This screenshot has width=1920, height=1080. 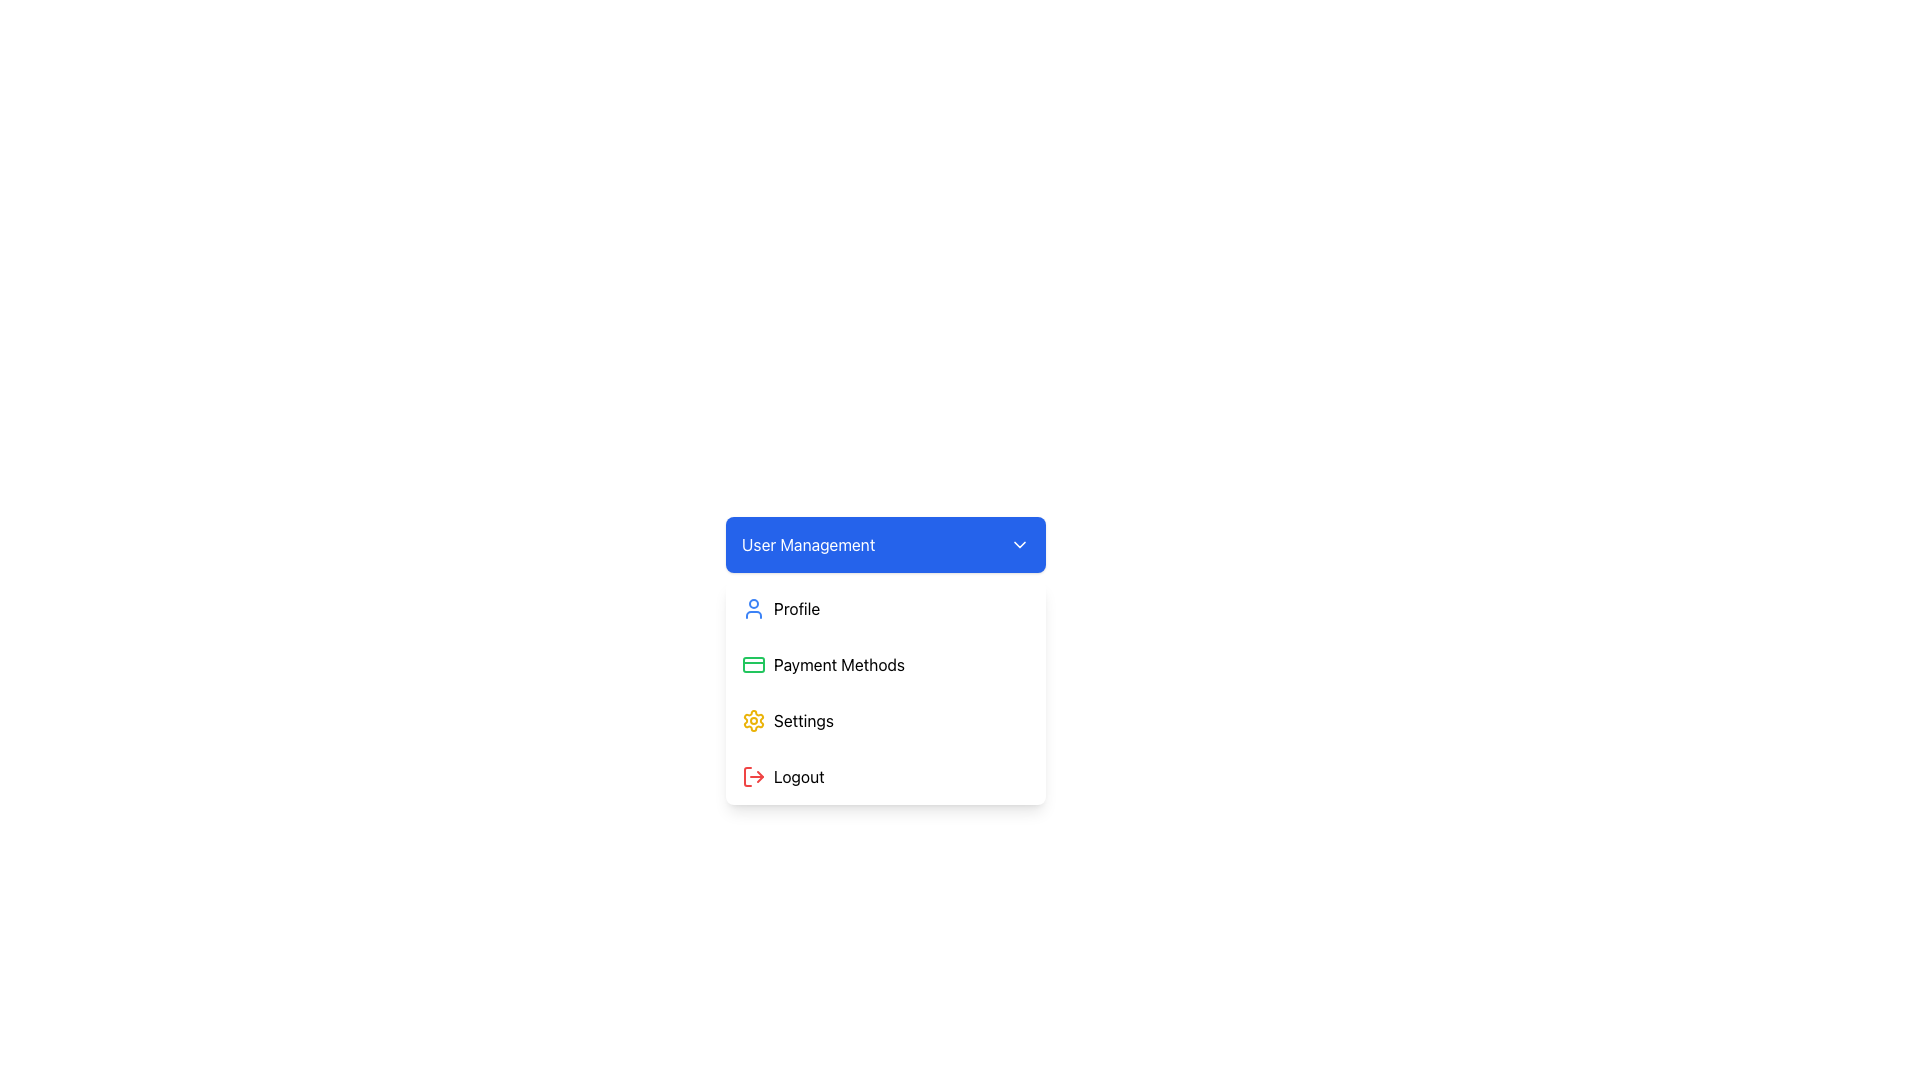 I want to click on the 'Payment Methods' text label within the dropdown menu under 'User Management', so click(x=839, y=664).